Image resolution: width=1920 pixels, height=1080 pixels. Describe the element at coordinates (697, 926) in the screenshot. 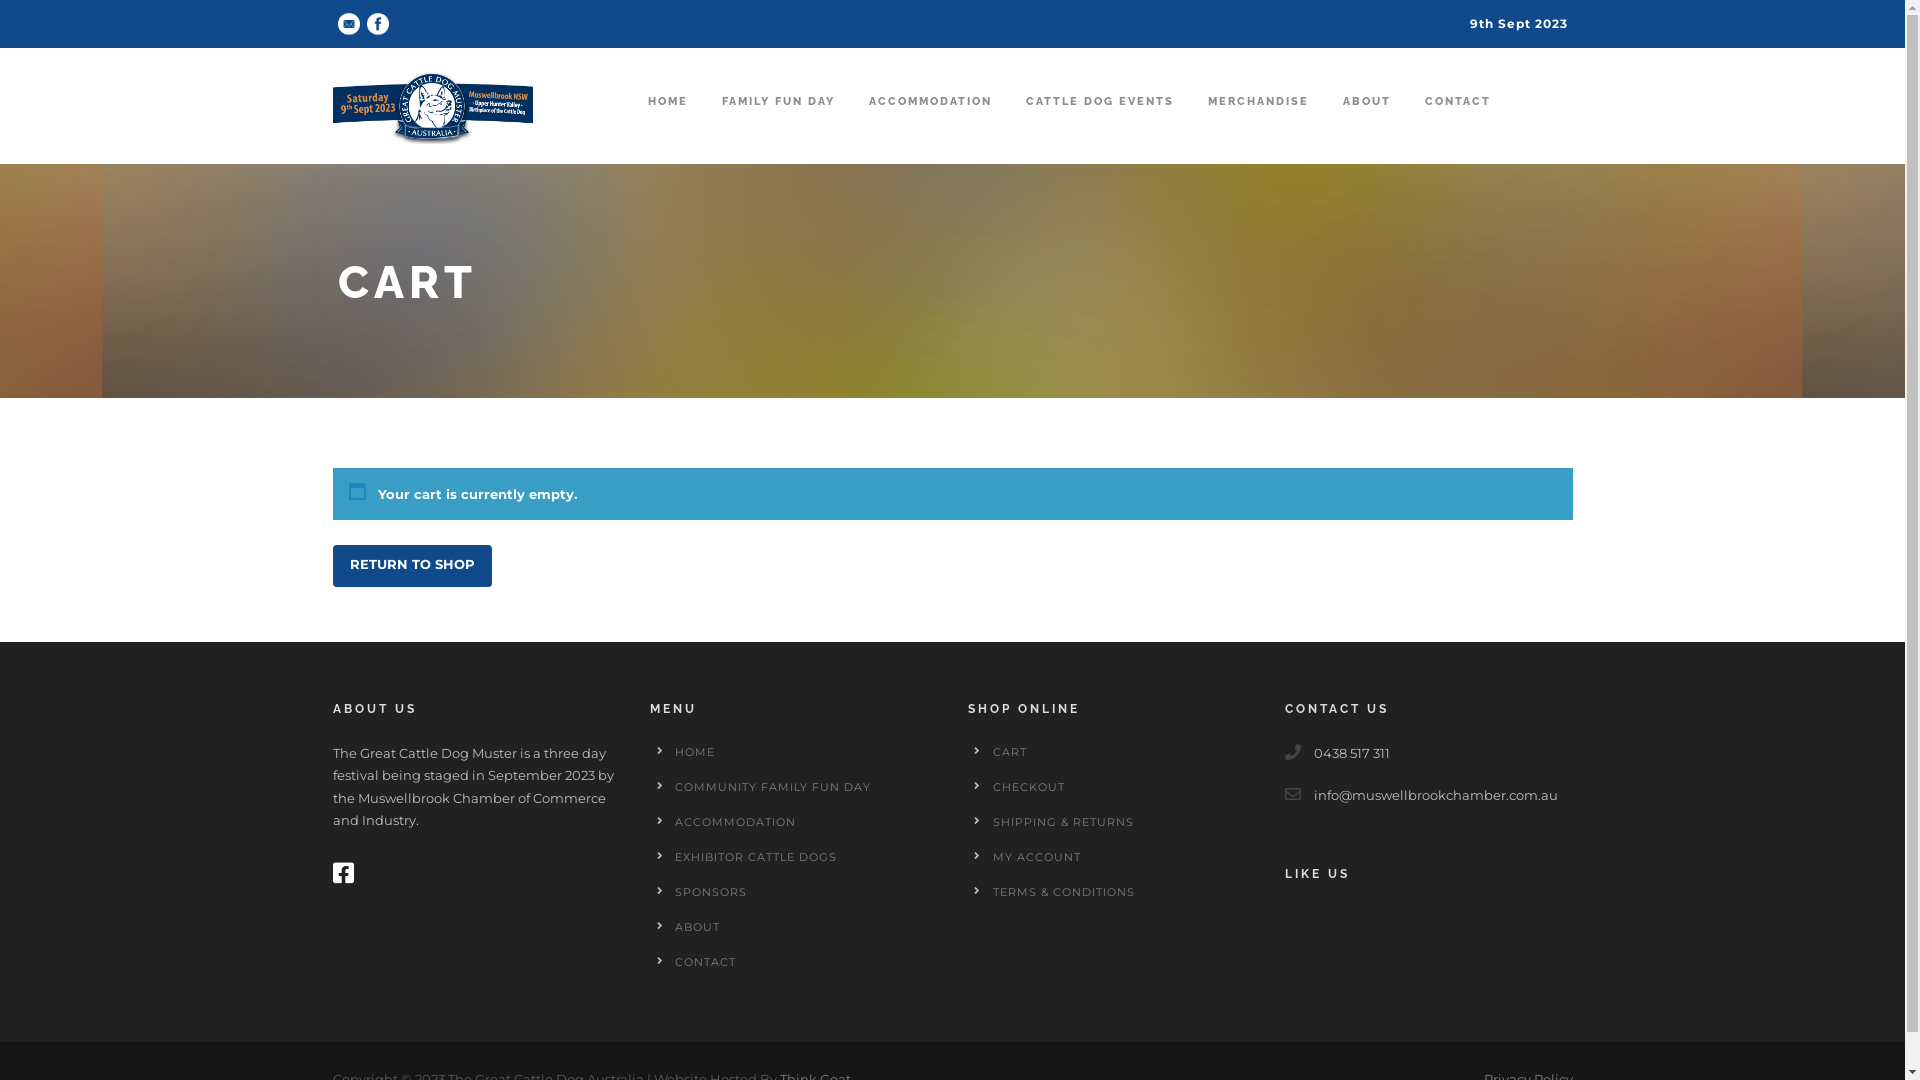

I see `'ABOUT'` at that location.